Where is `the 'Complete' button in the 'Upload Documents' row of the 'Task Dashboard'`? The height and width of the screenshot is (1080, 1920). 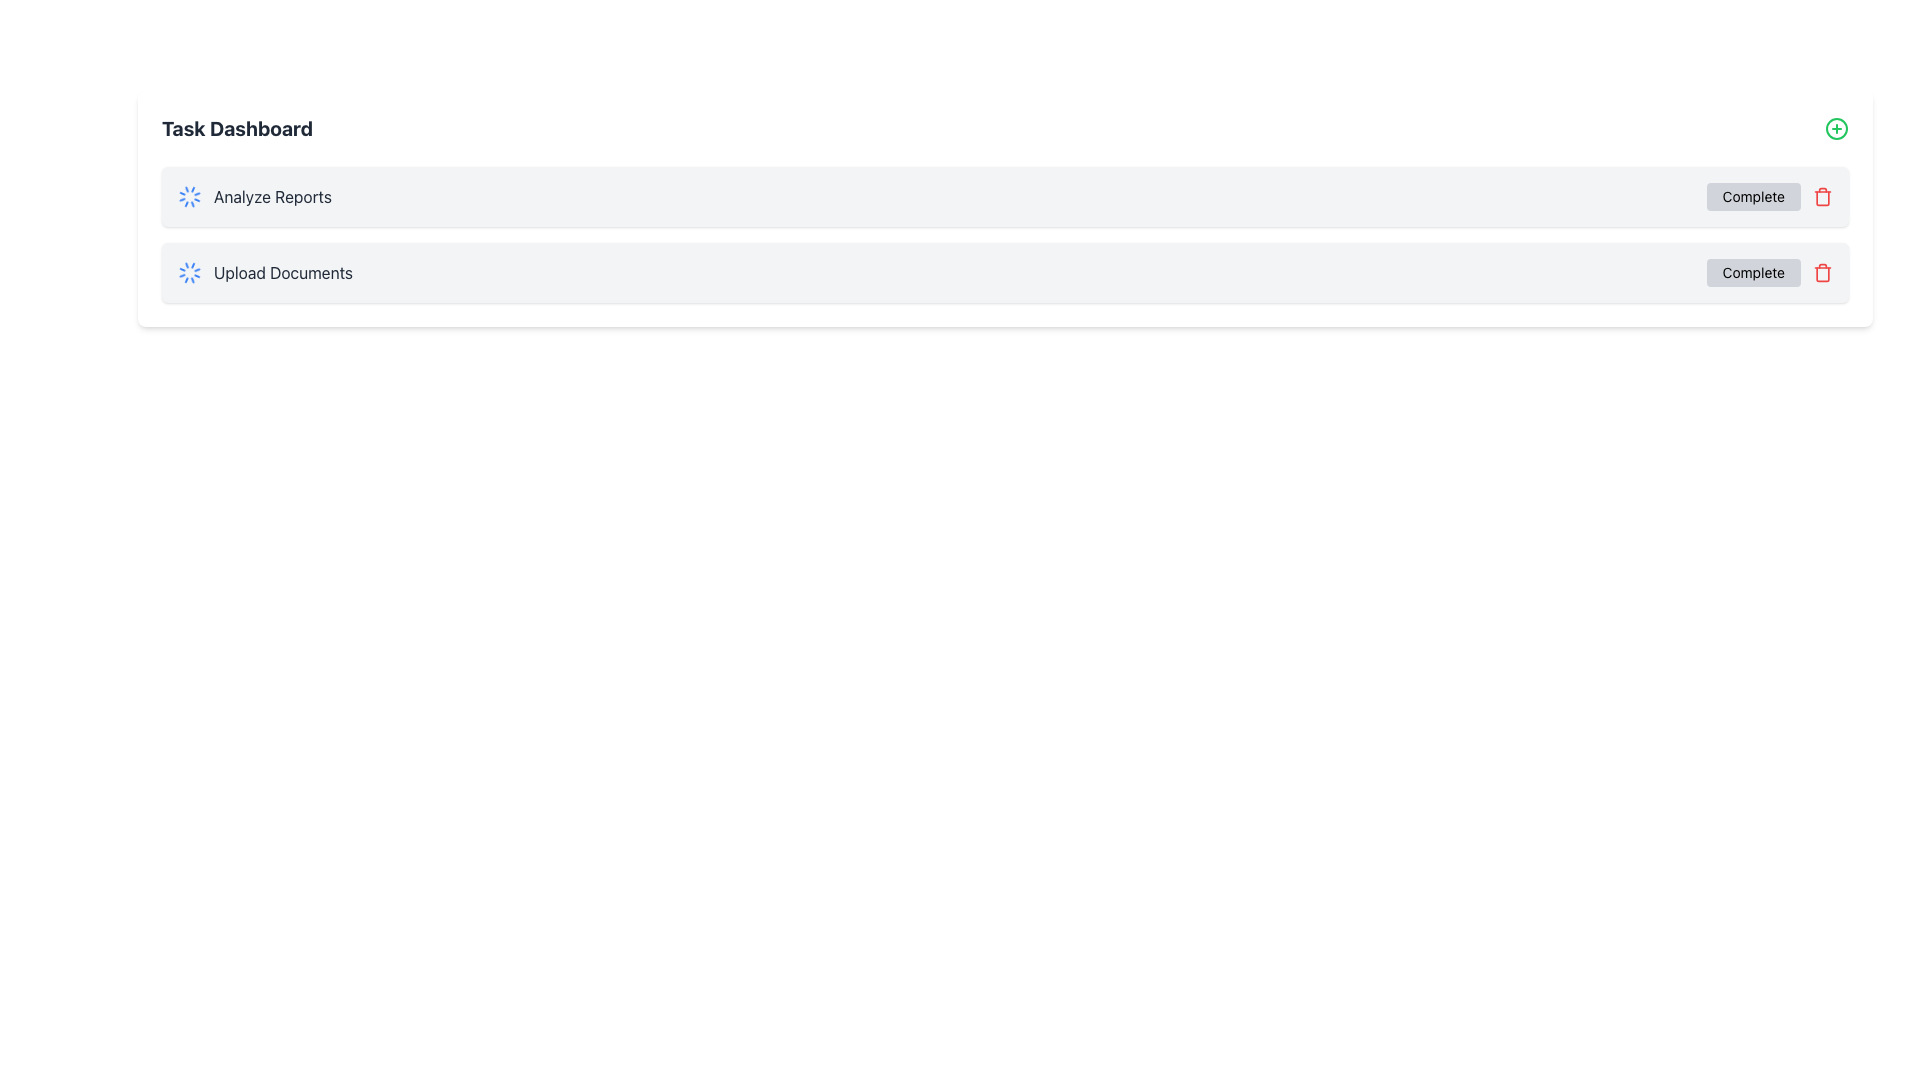
the 'Complete' button in the 'Upload Documents' row of the 'Task Dashboard' is located at coordinates (1752, 273).